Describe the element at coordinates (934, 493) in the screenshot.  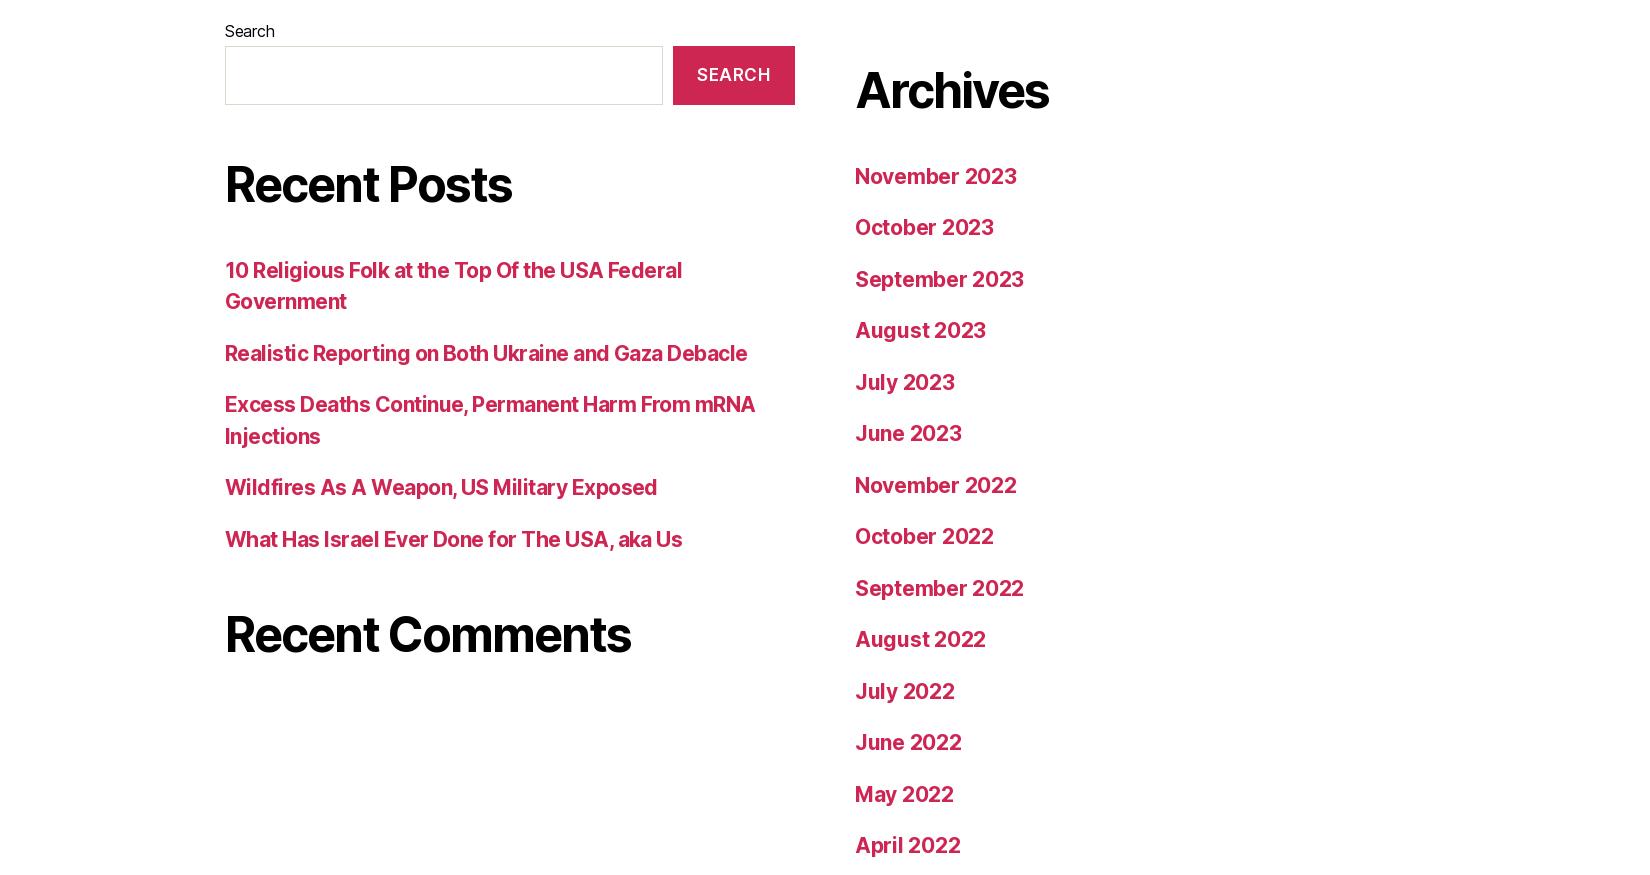
I see `'November 2021'` at that location.